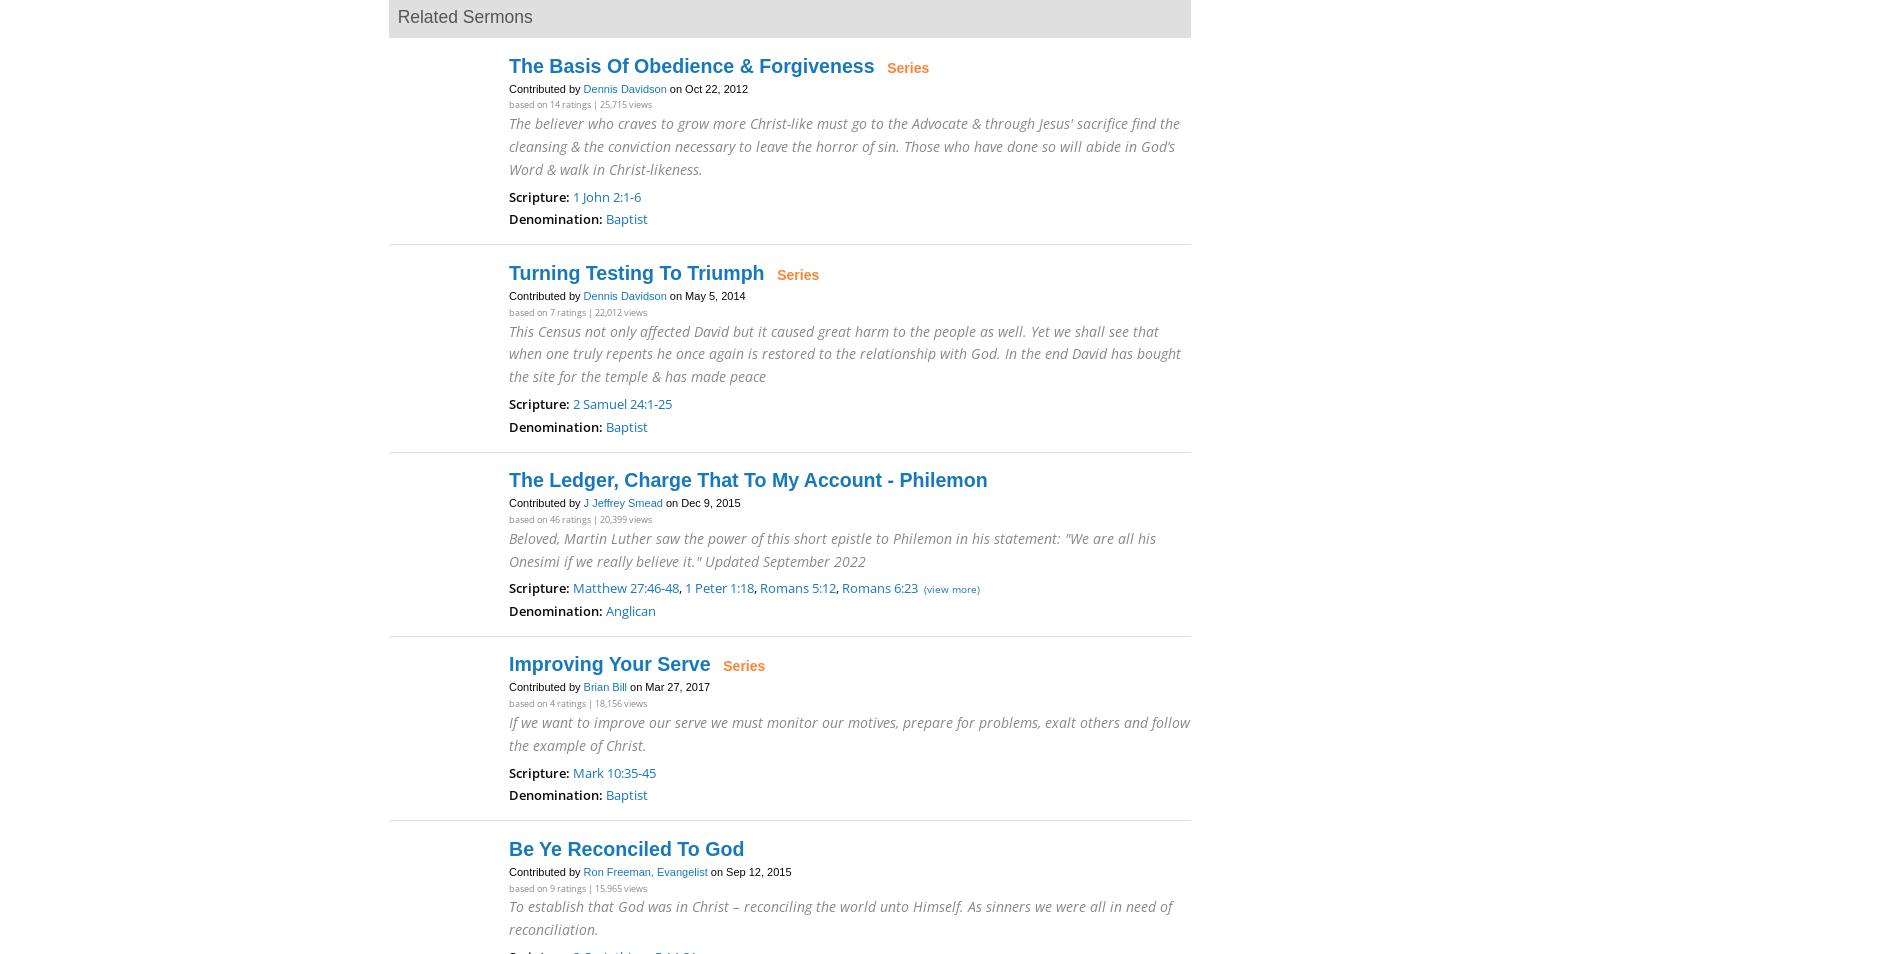 This screenshot has width=1900, height=954. Describe the element at coordinates (550, 103) in the screenshot. I see `'based on  14 ratings'` at that location.